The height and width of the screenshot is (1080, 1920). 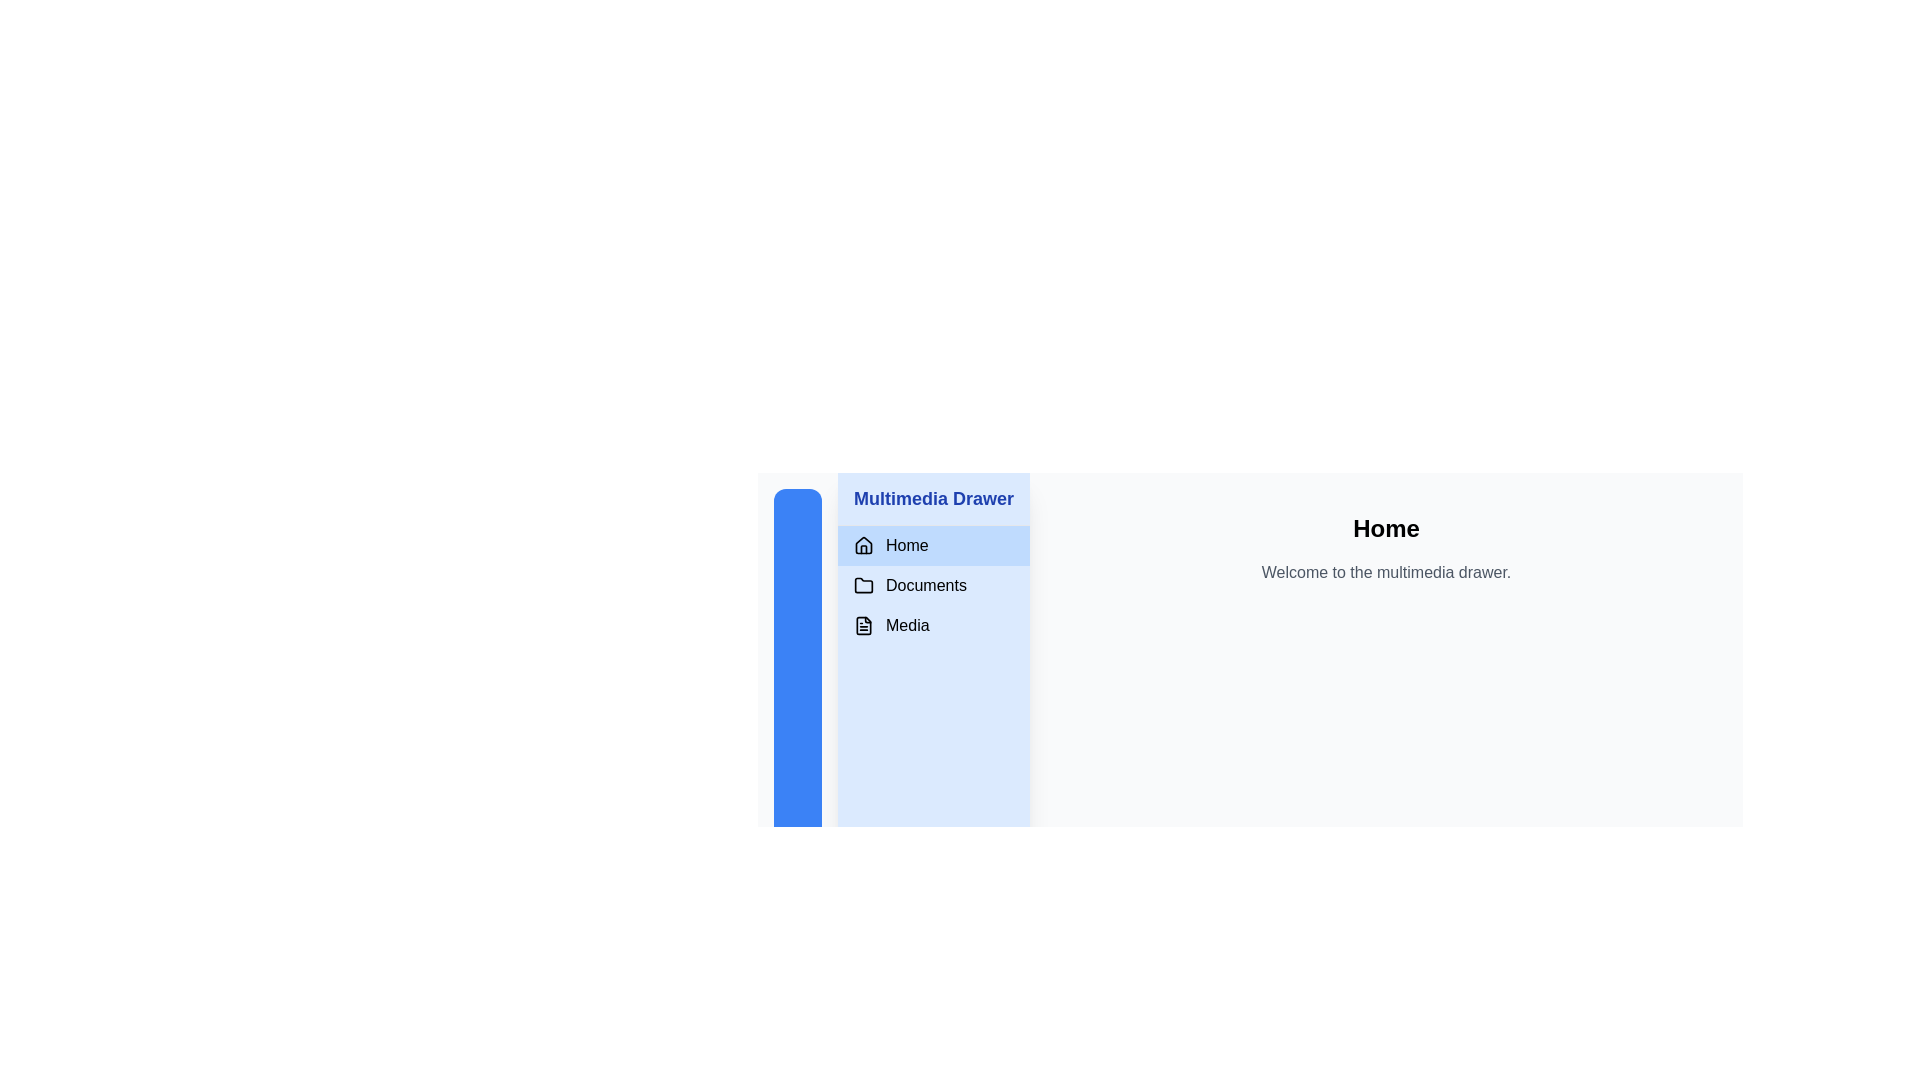 I want to click on the 'Media' button in the left sidebar menu, which is the third item in the vertical navigation list, so click(x=933, y=624).